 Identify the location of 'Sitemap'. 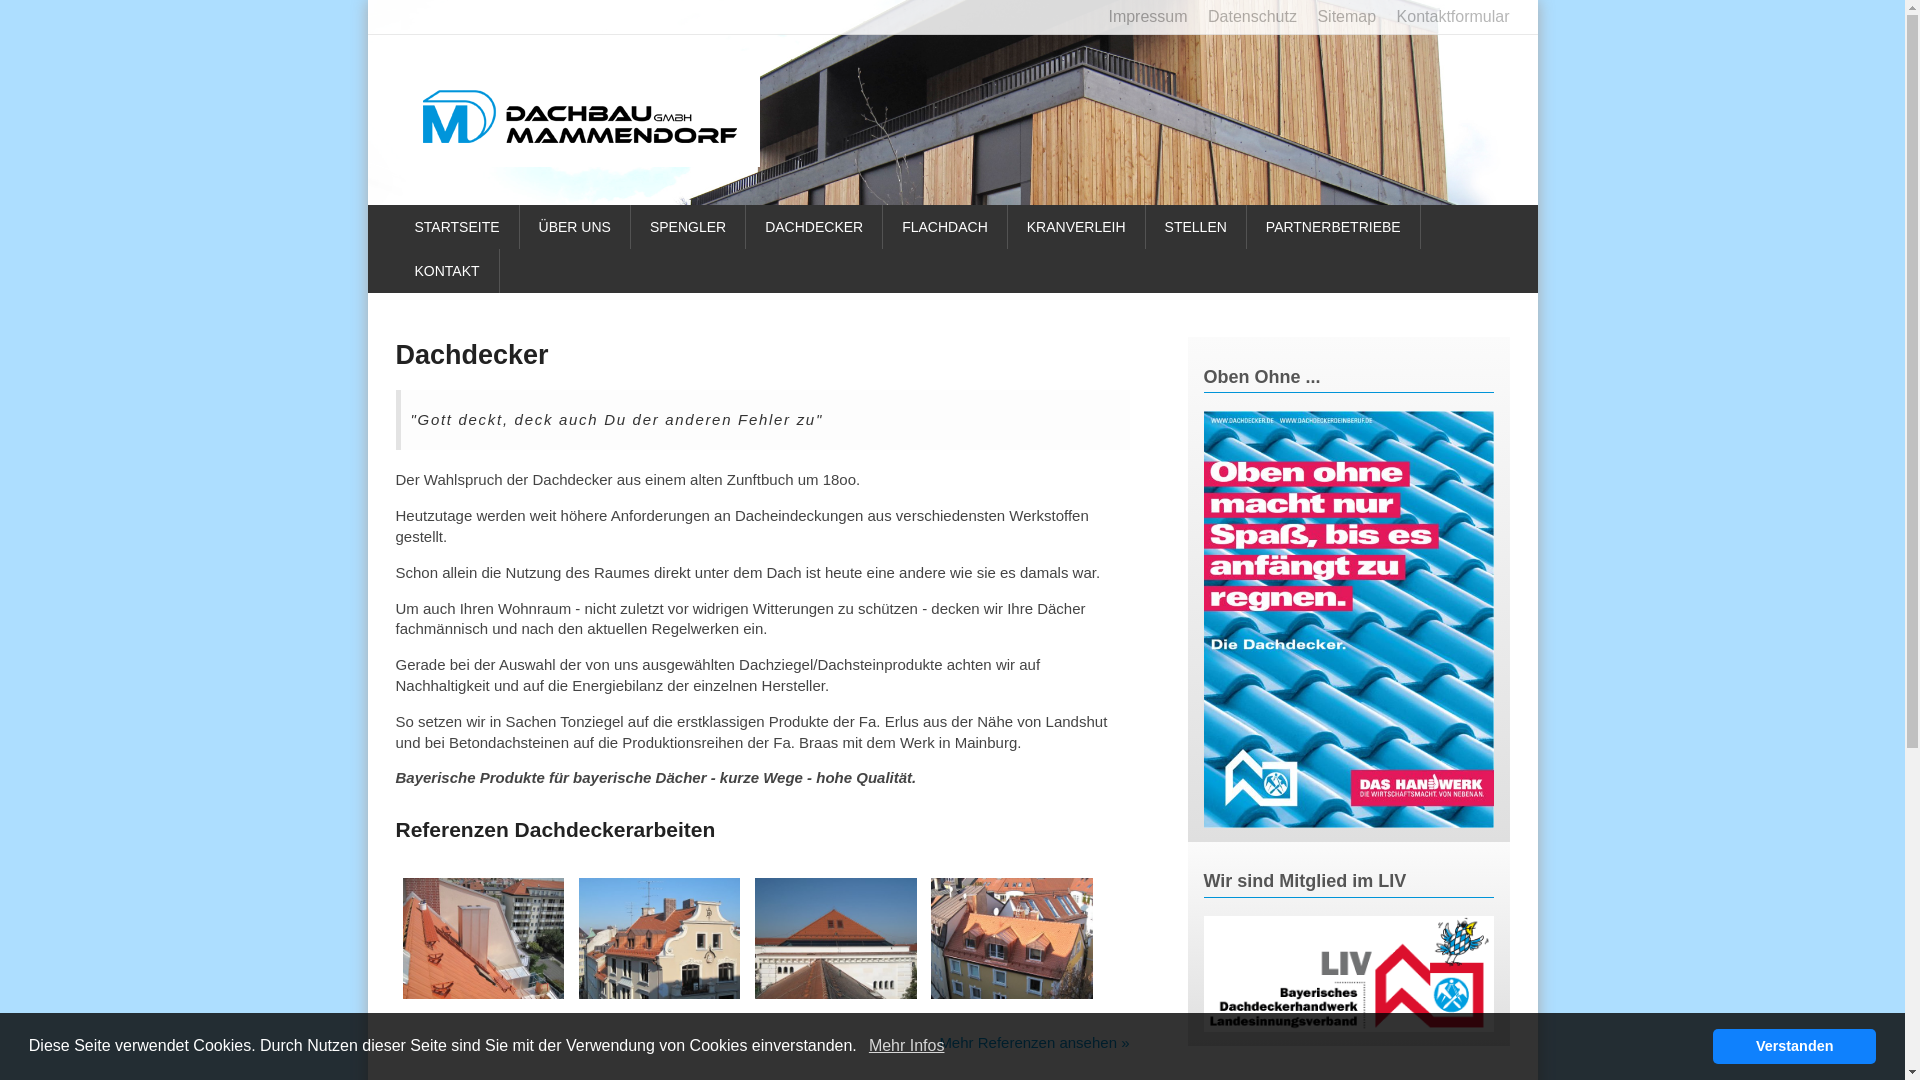
(1338, 16).